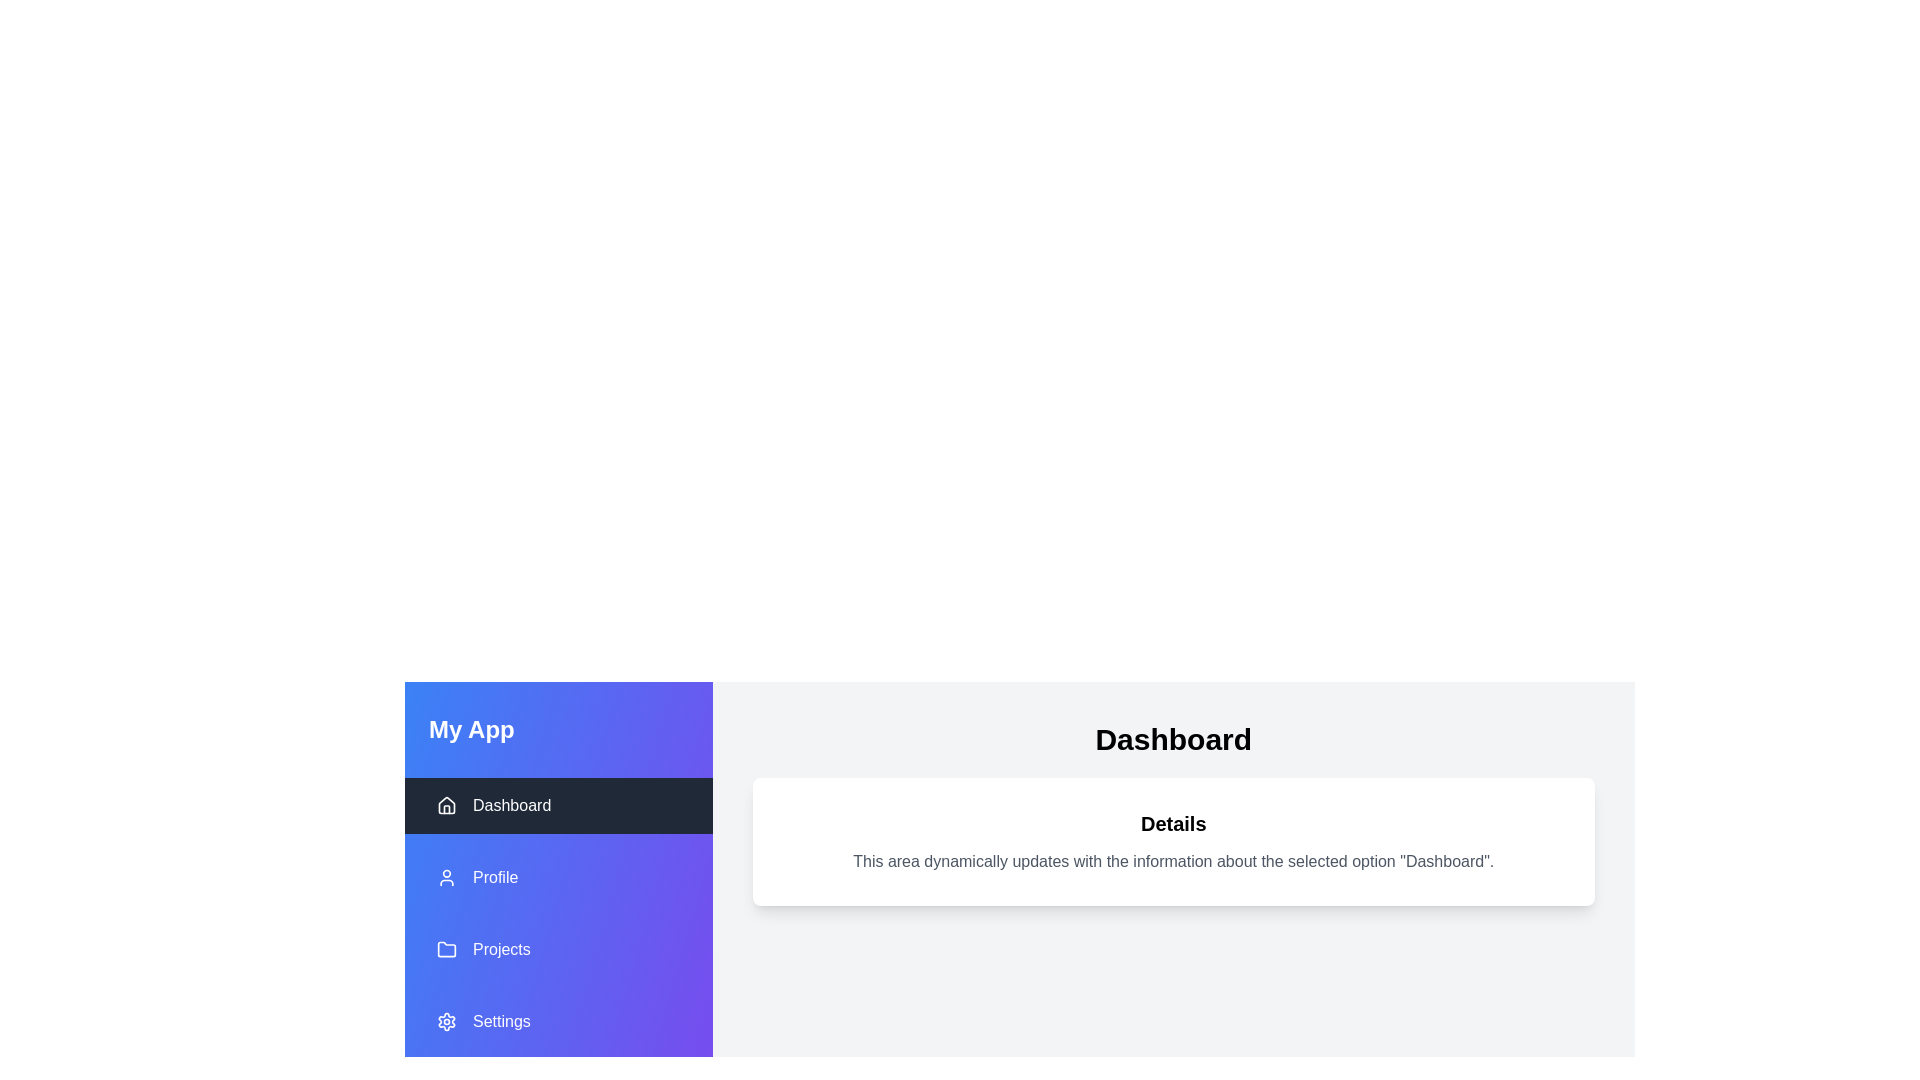  I want to click on the menu item Settings, so click(558, 1022).